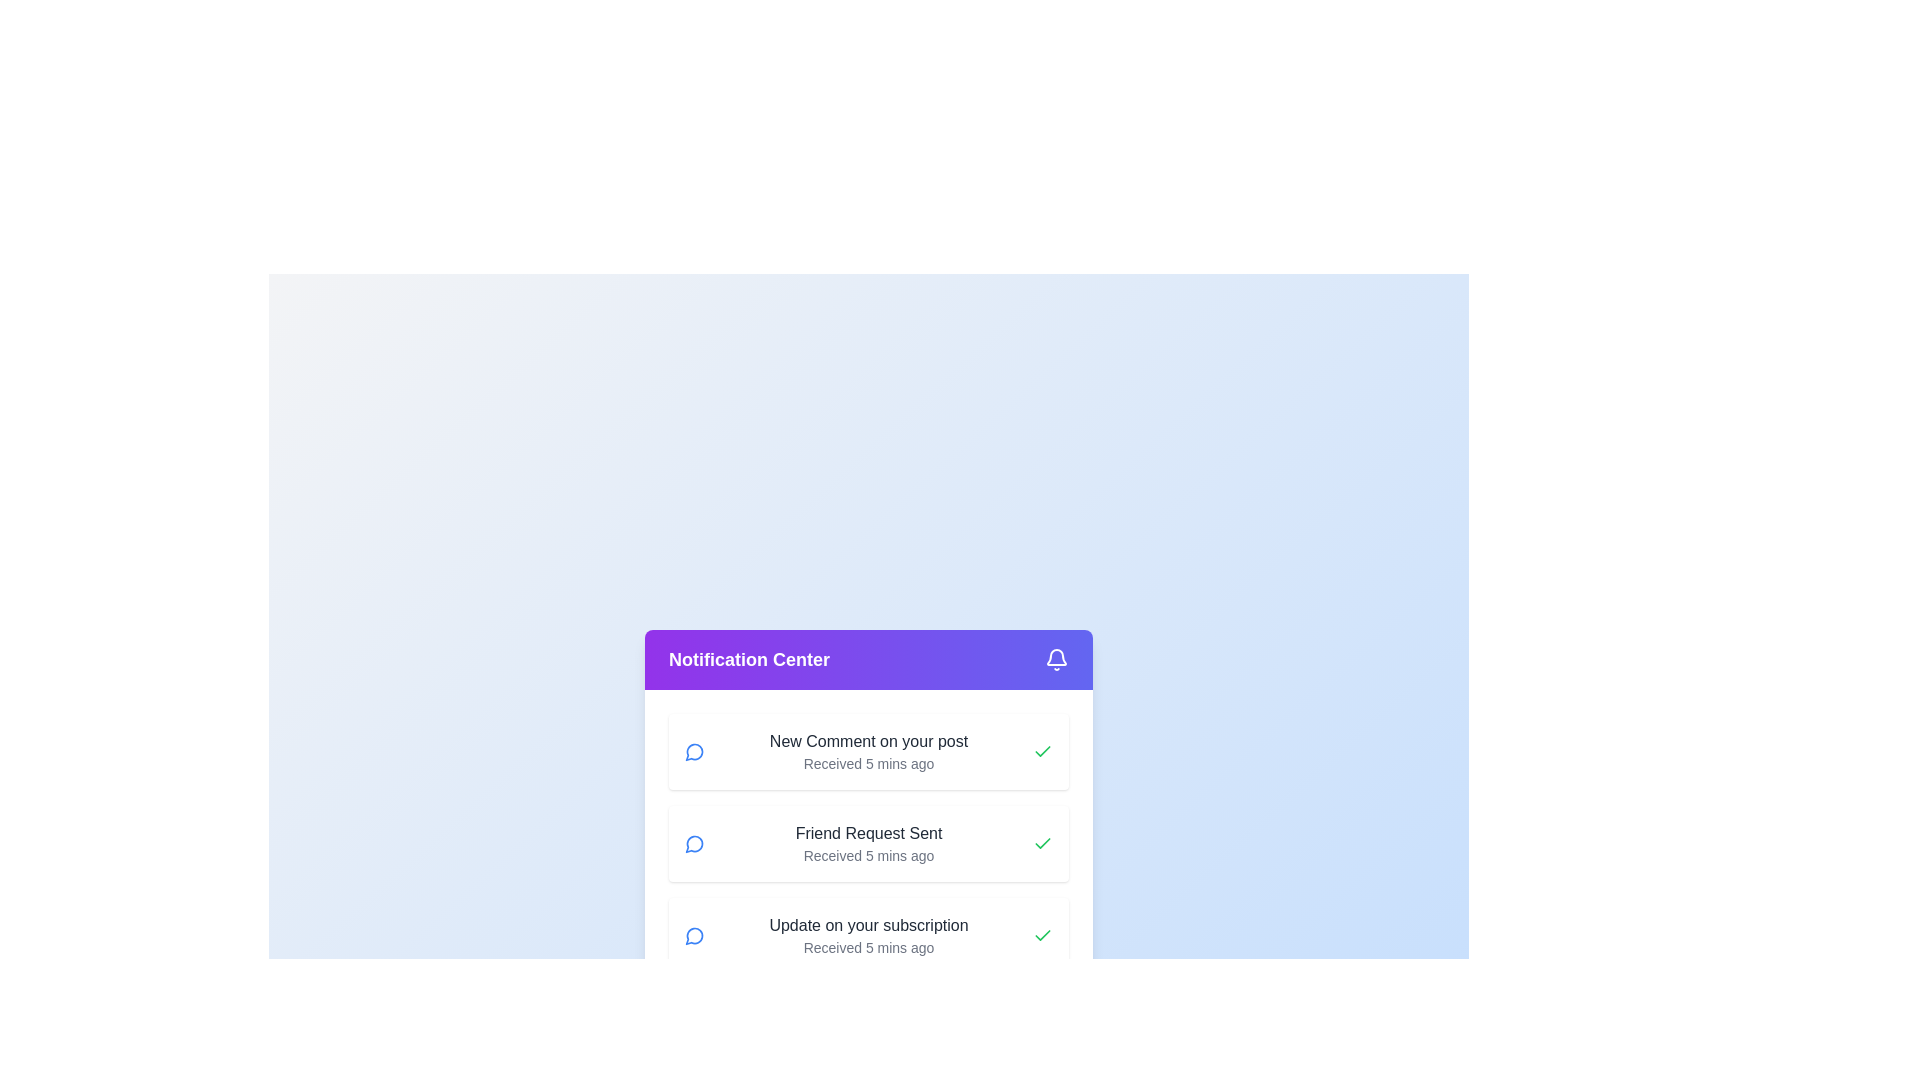  Describe the element at coordinates (868, 855) in the screenshot. I see `the gray text label displaying 'Received 5 mins ago', which is located beneath 'Friend Request Sent' in the second notification entry of the list` at that location.